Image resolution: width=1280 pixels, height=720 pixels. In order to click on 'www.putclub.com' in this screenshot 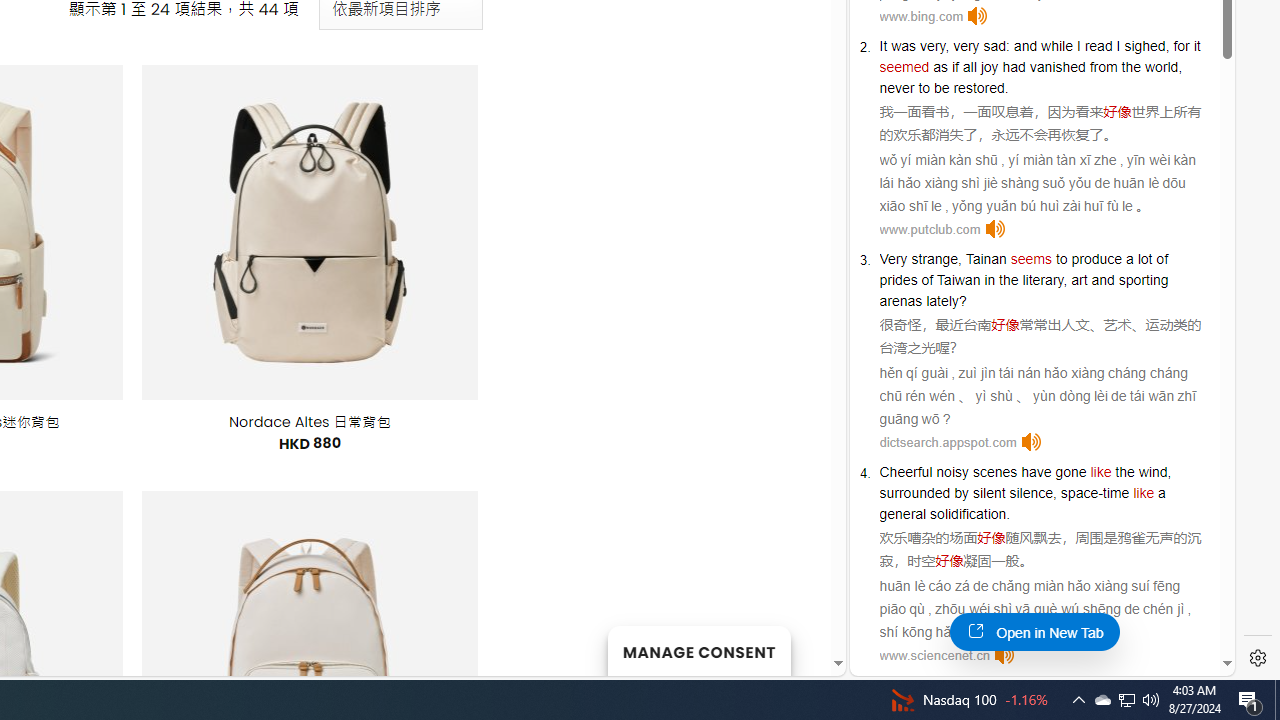, I will do `click(928, 228)`.